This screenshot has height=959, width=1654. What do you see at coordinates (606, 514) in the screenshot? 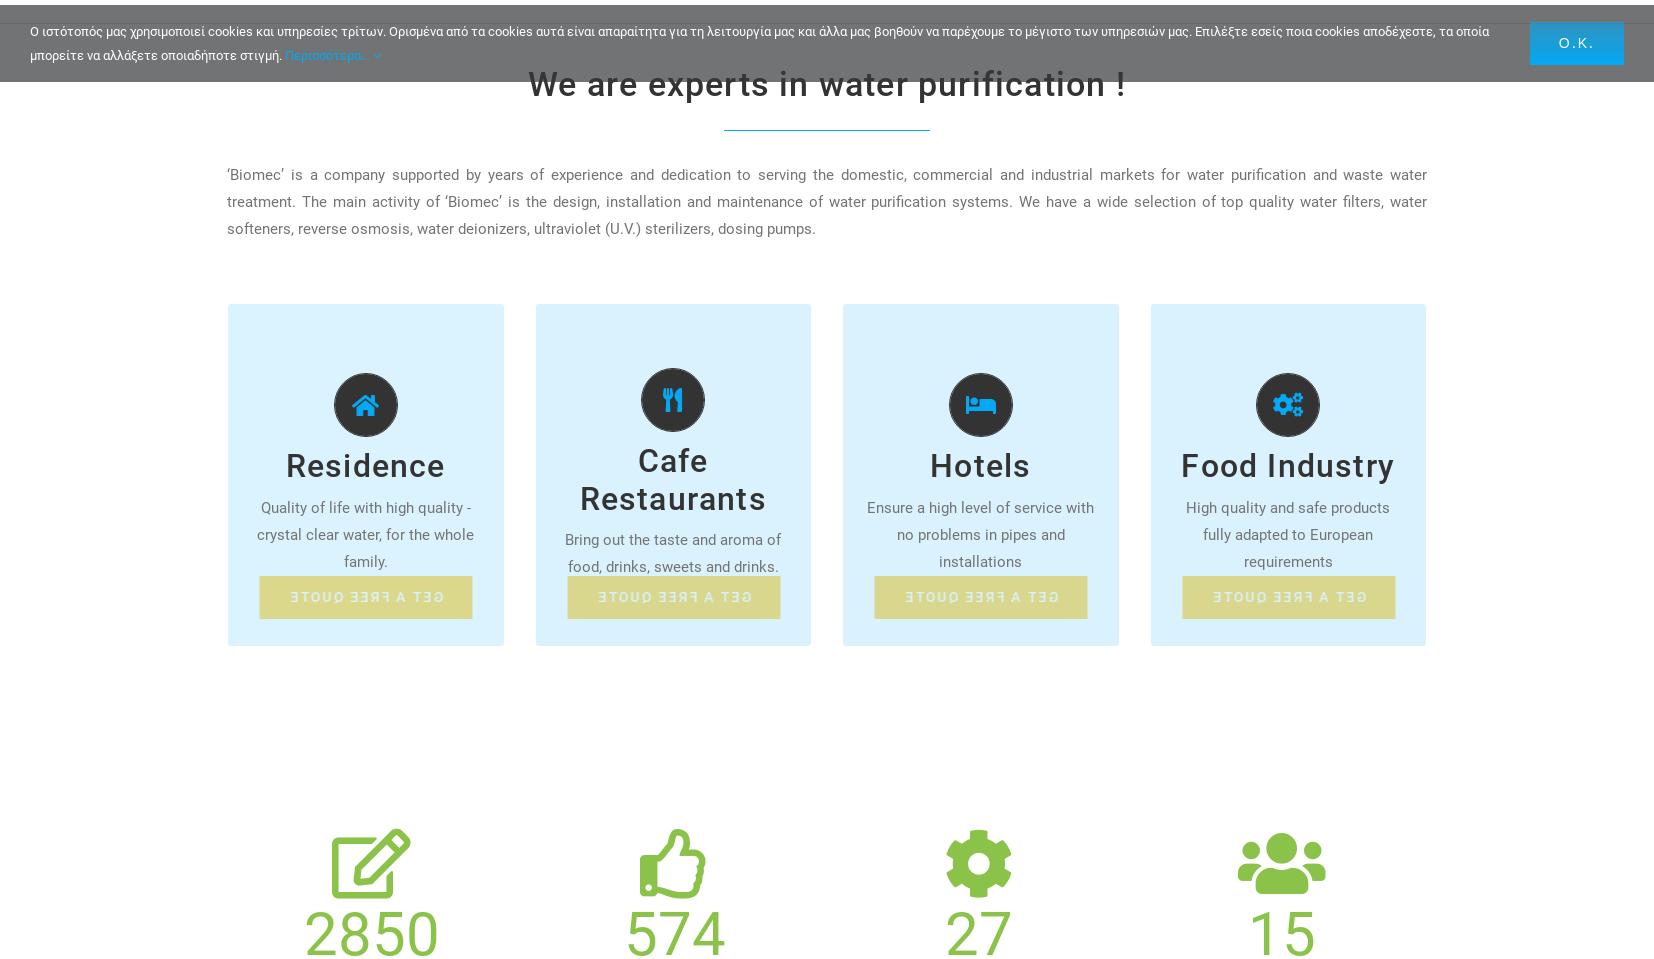
I see `'Water coolers'` at bounding box center [606, 514].